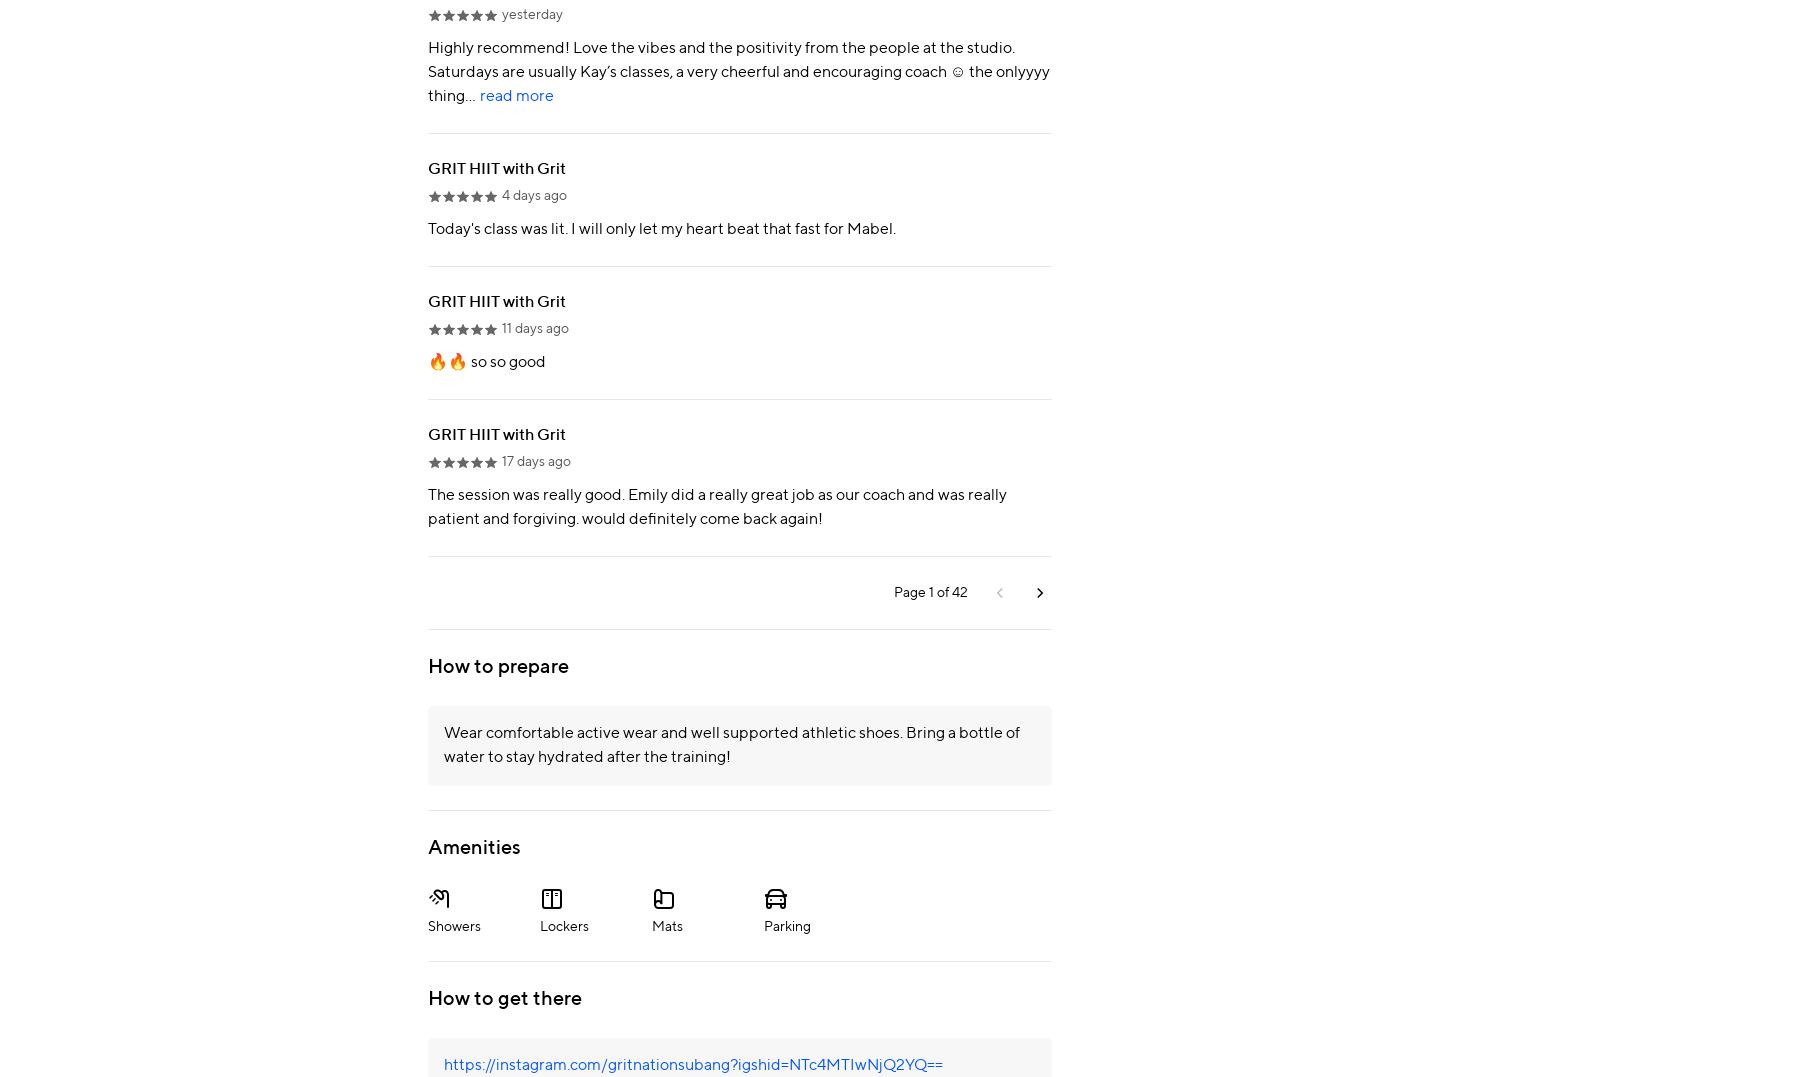 This screenshot has width=1800, height=1077. What do you see at coordinates (786, 925) in the screenshot?
I see `'Parking'` at bounding box center [786, 925].